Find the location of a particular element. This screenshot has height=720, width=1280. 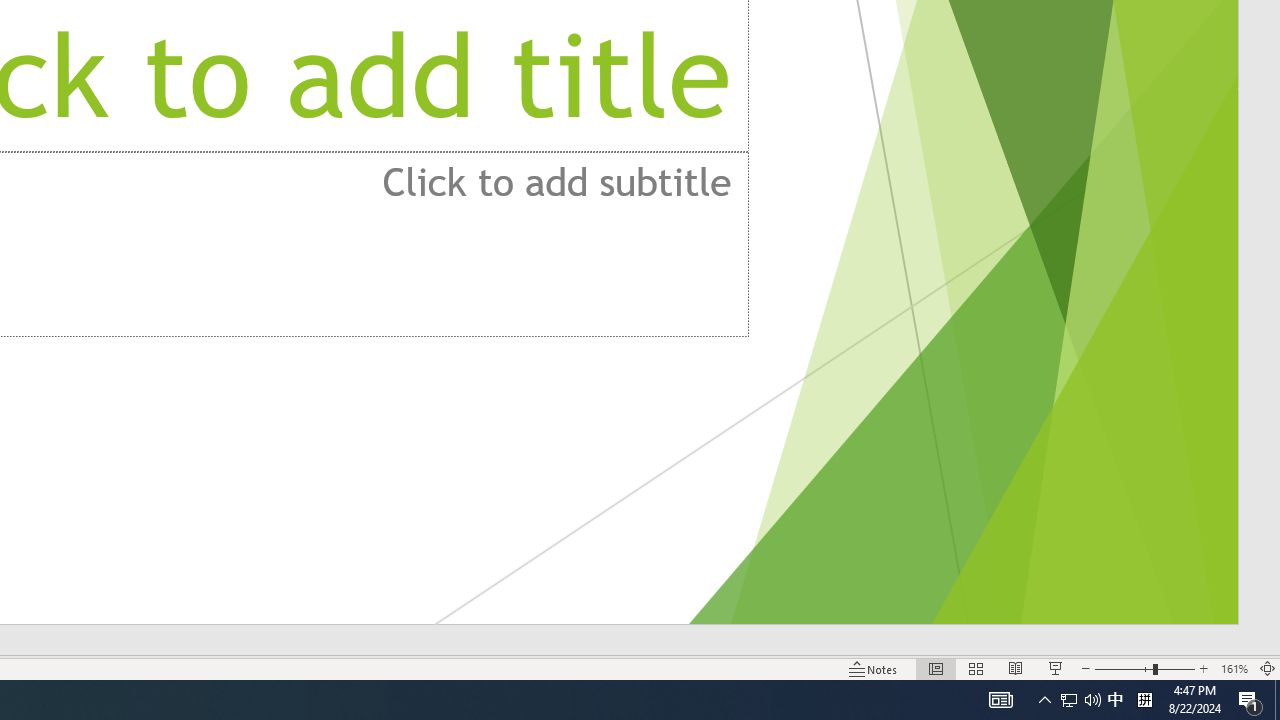

'Reading View' is located at coordinates (1015, 669).